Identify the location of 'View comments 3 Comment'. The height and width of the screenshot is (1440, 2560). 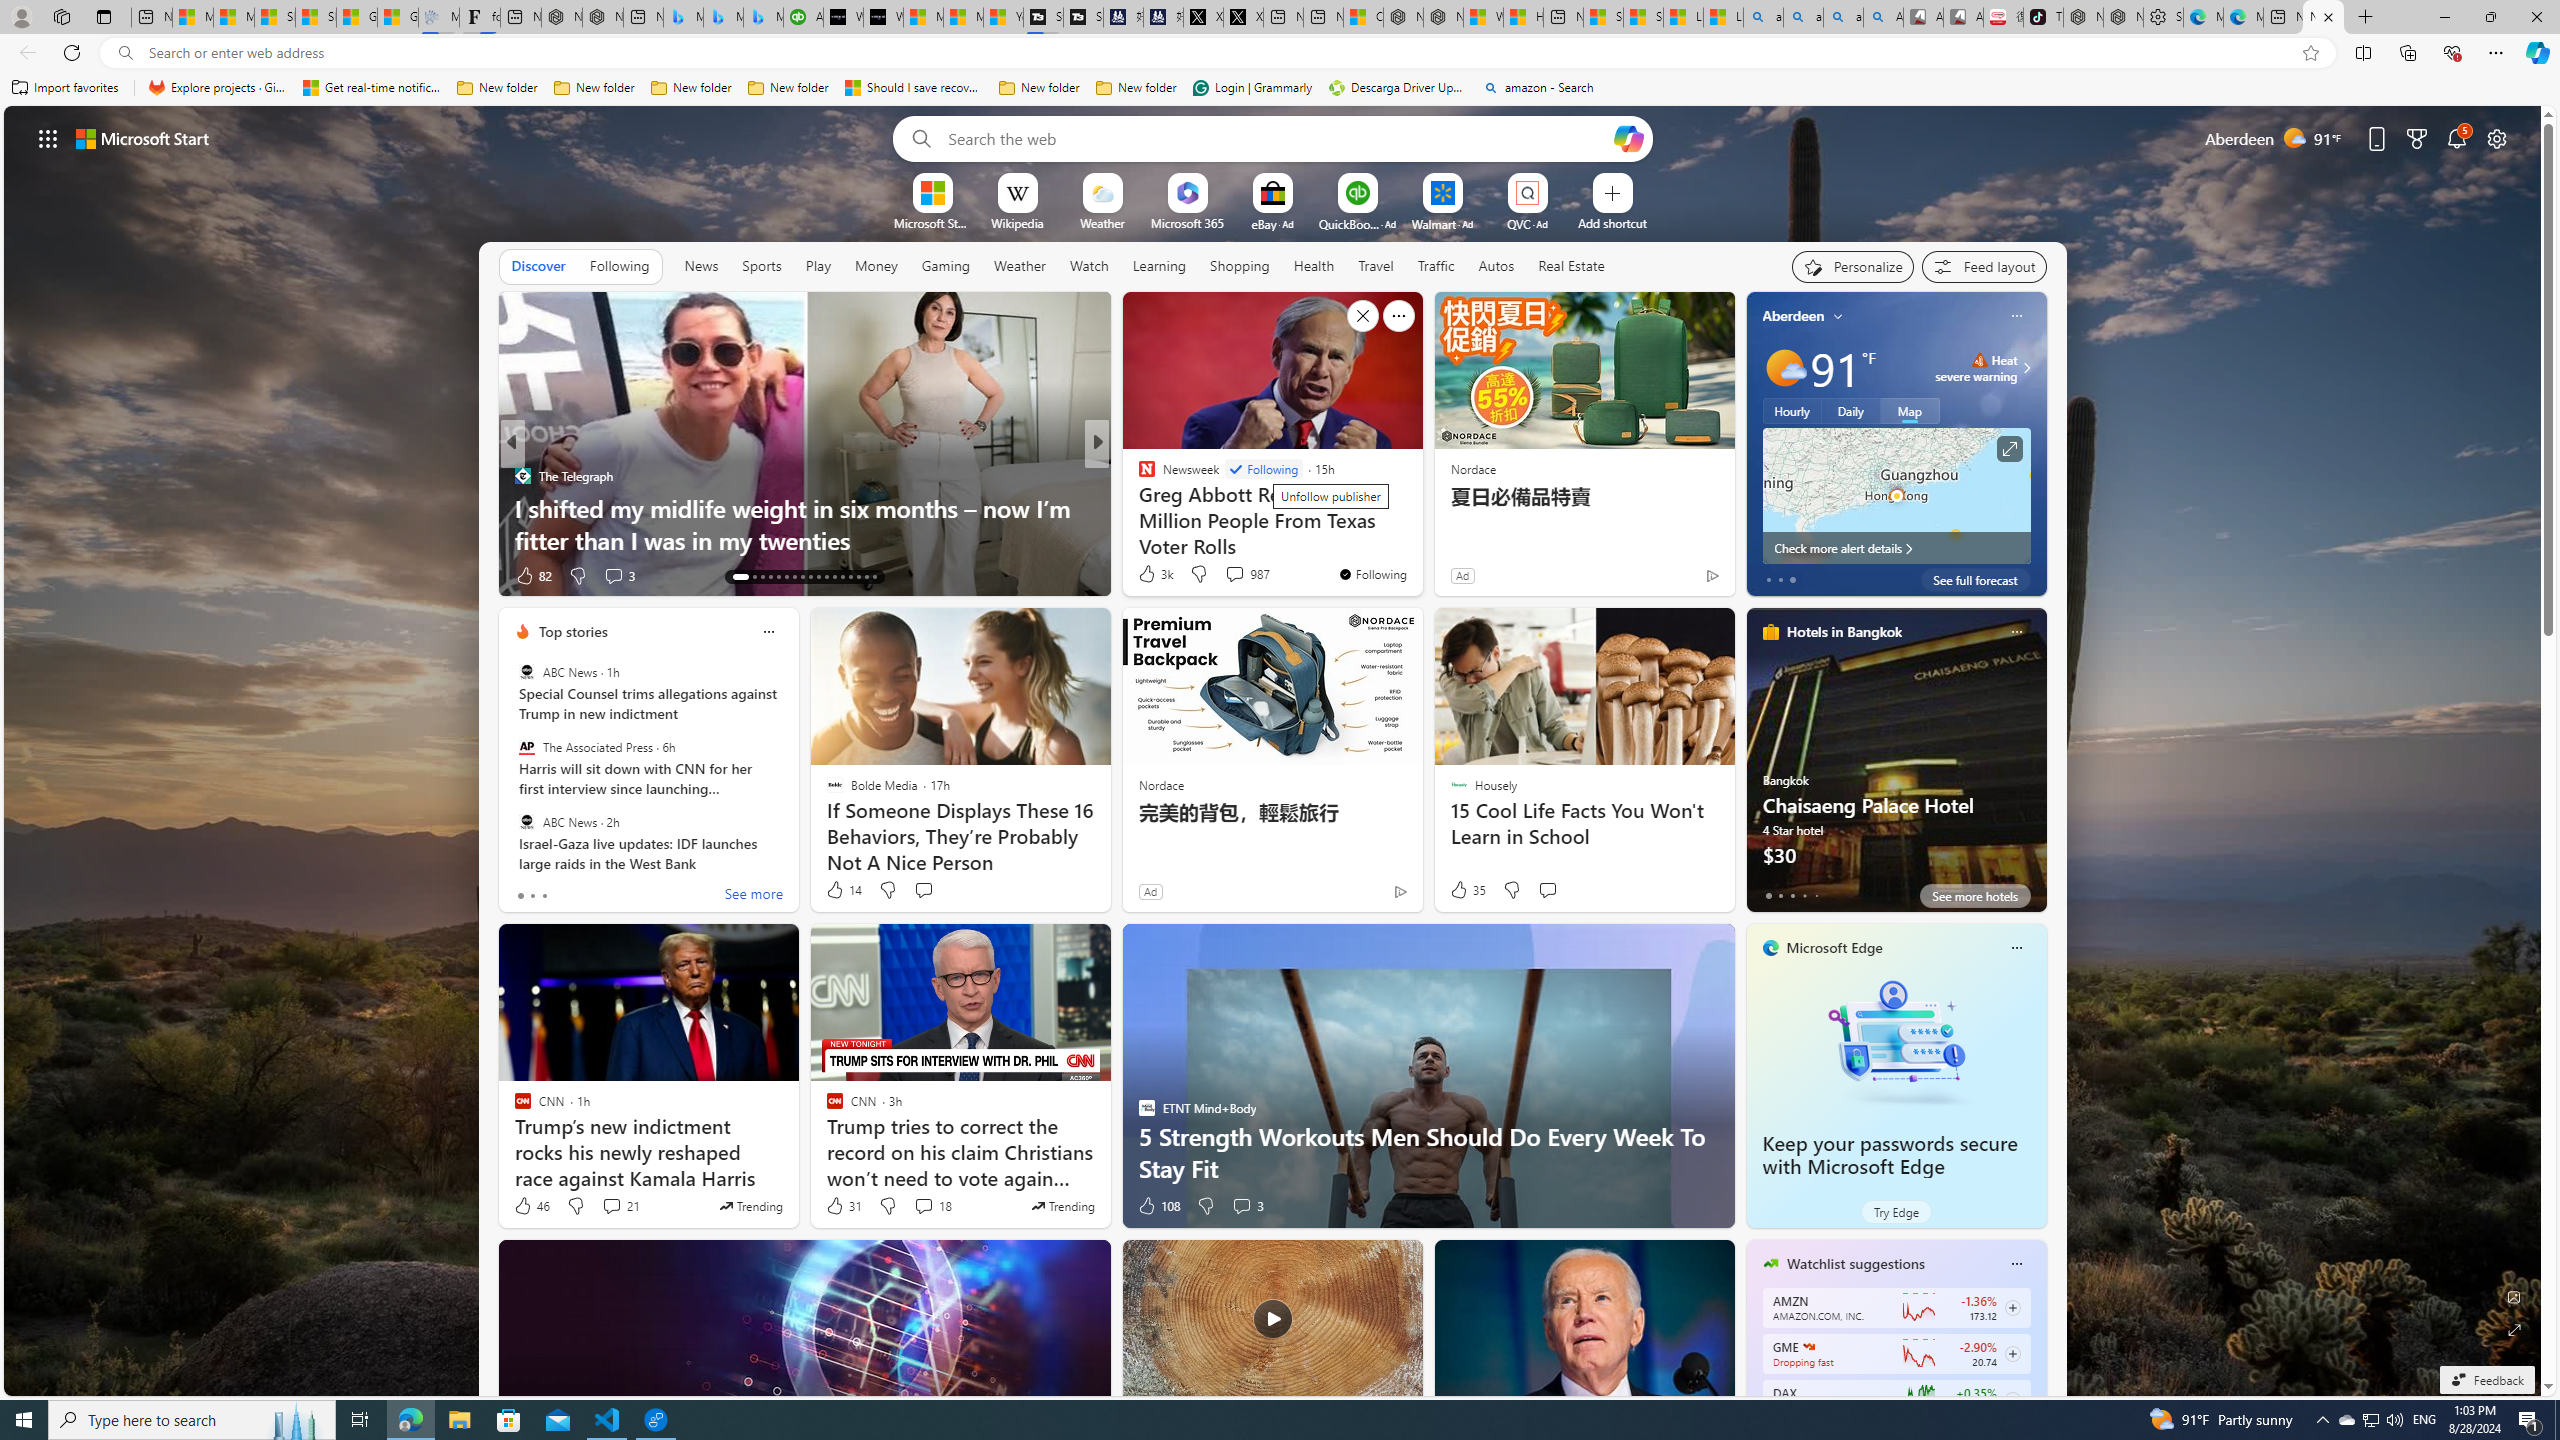
(1247, 1206).